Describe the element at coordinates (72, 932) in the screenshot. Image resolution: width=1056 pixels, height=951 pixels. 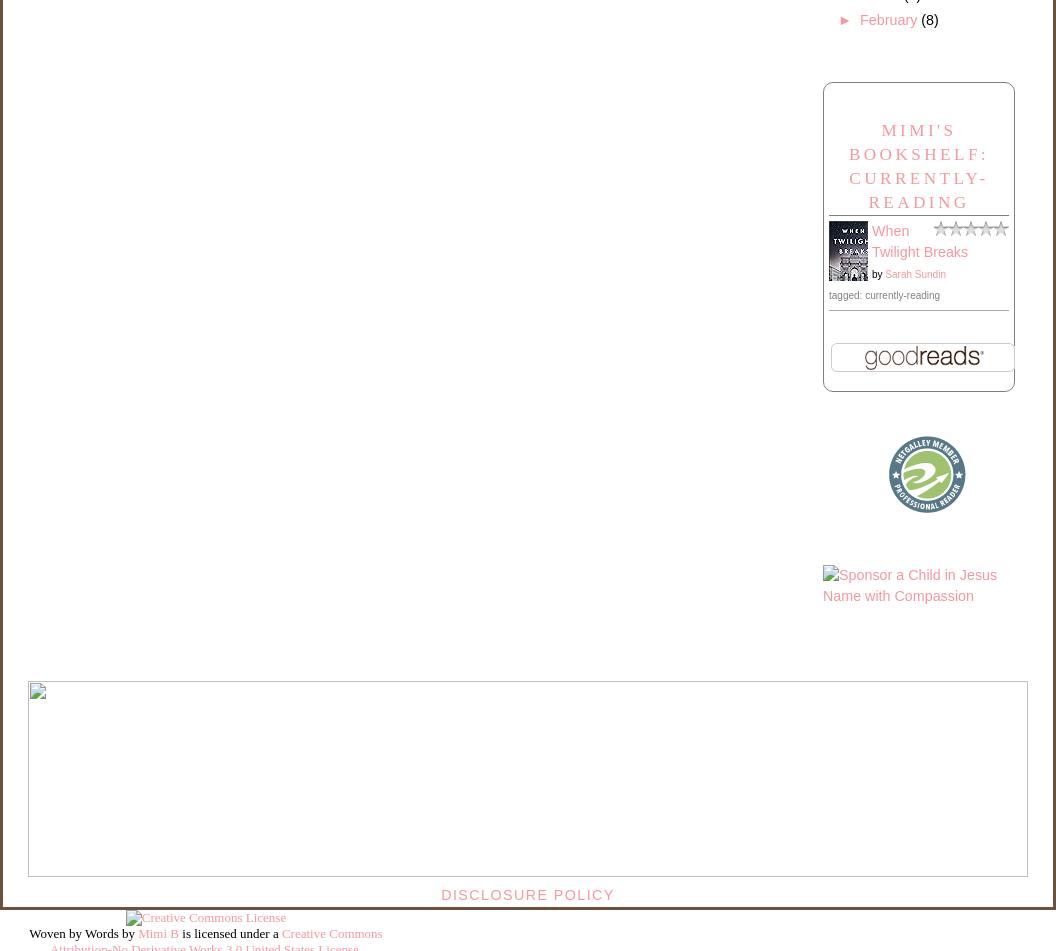
I see `'Woven by Words'` at that location.